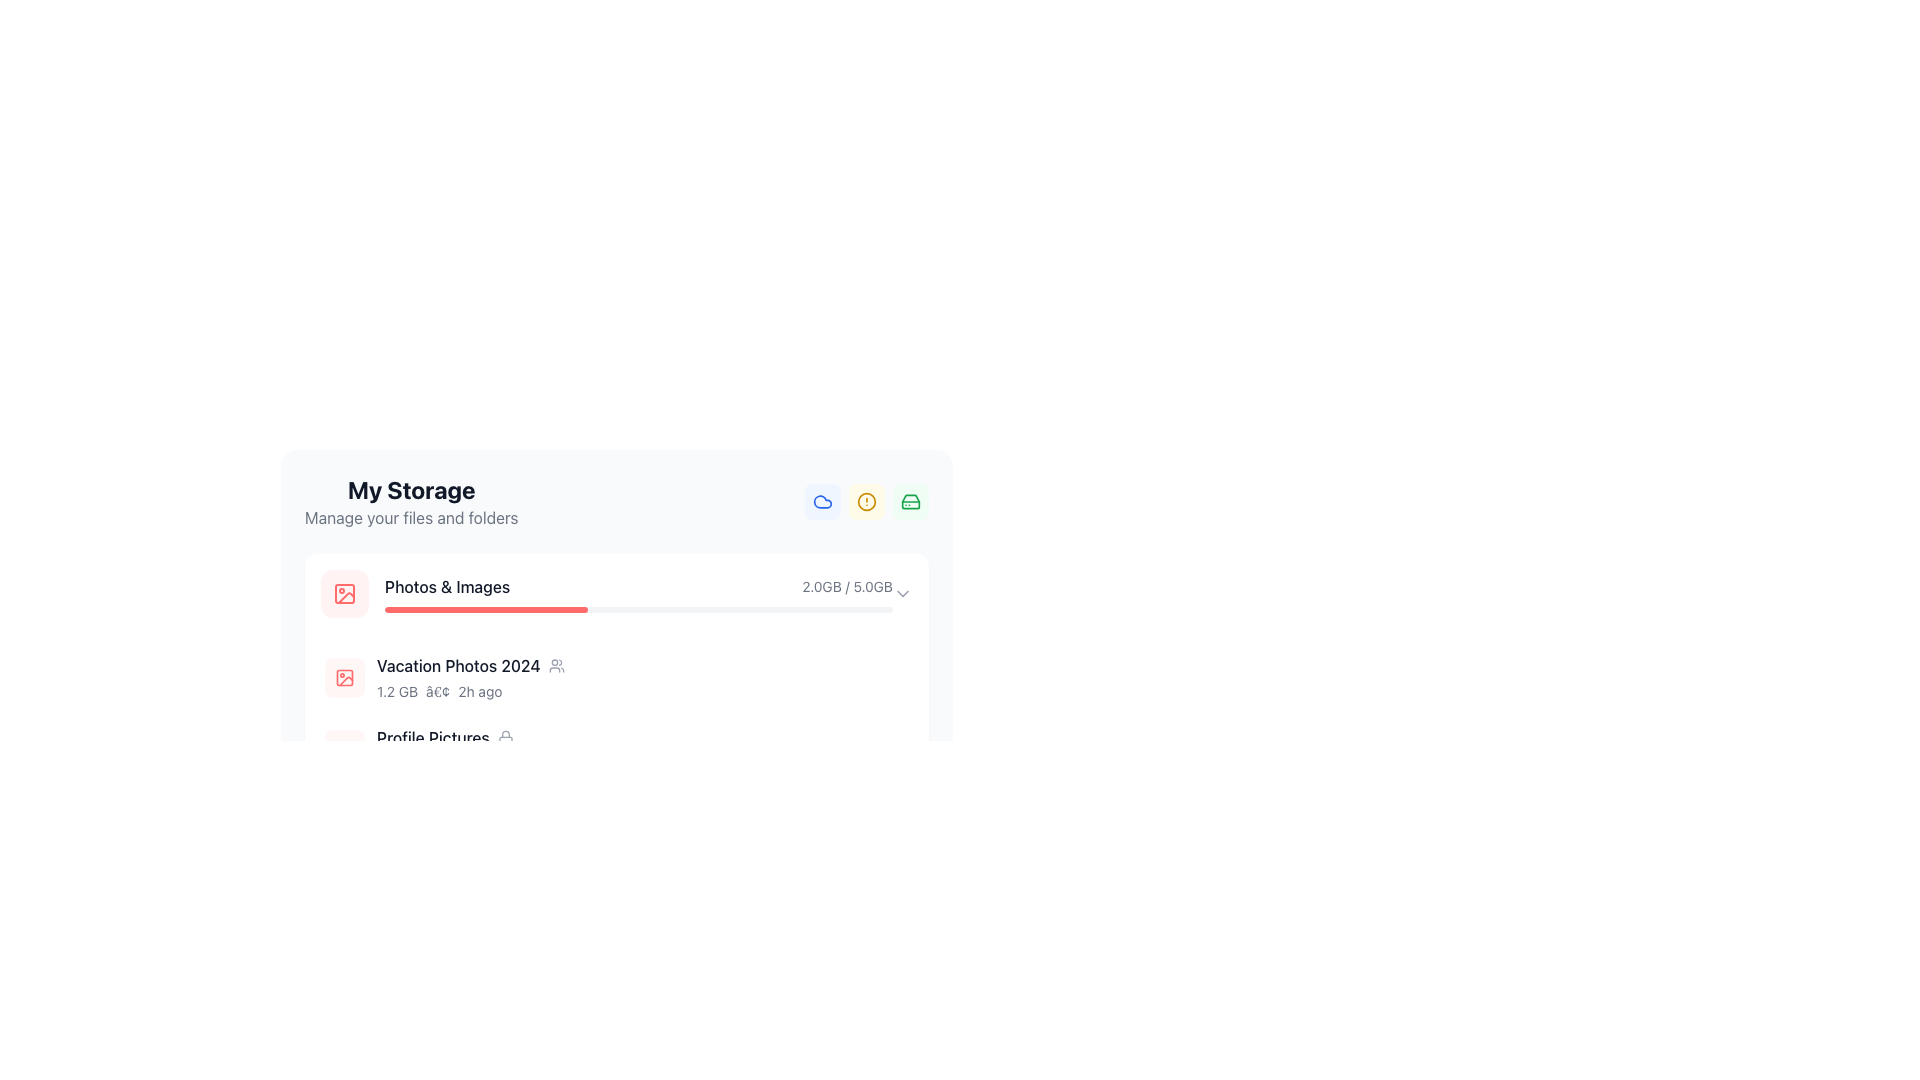 This screenshot has height=1080, width=1920. Describe the element at coordinates (486, 865) in the screenshot. I see `the Progress bar indicator located below the 'Photos & Images' section, which visually represents the current progress or completion level` at that location.